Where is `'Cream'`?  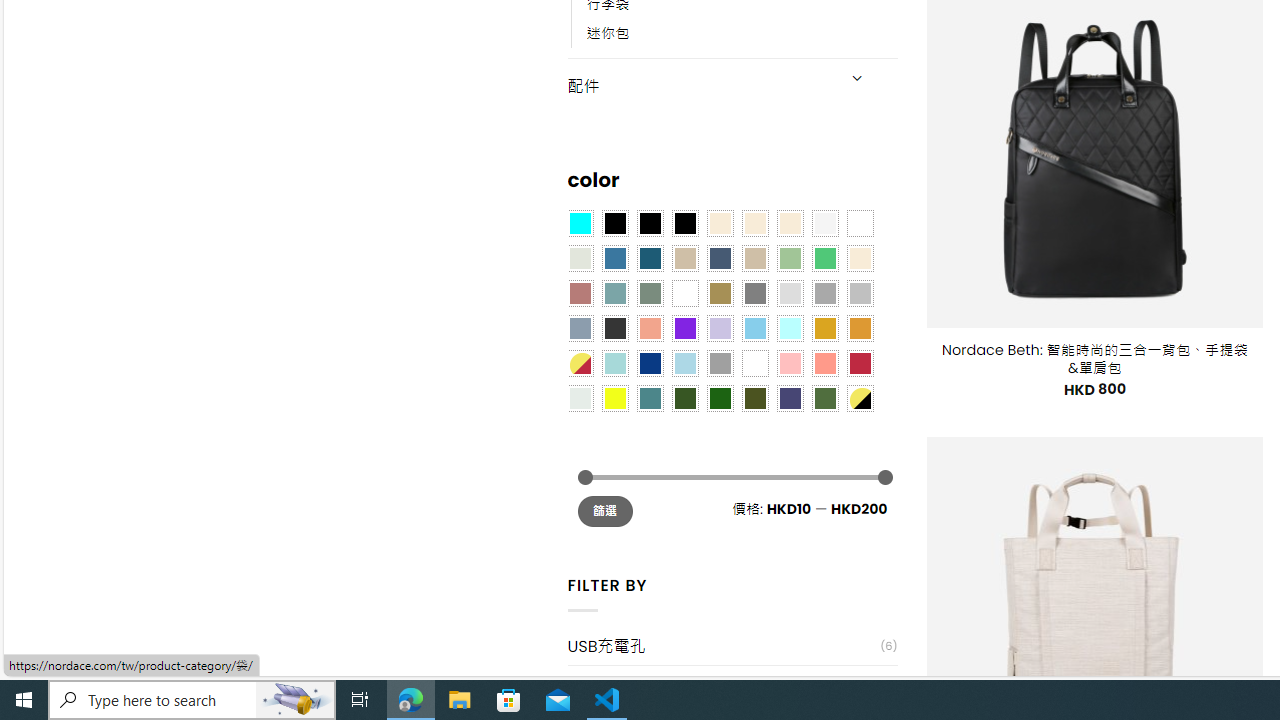 'Cream' is located at coordinates (788, 223).